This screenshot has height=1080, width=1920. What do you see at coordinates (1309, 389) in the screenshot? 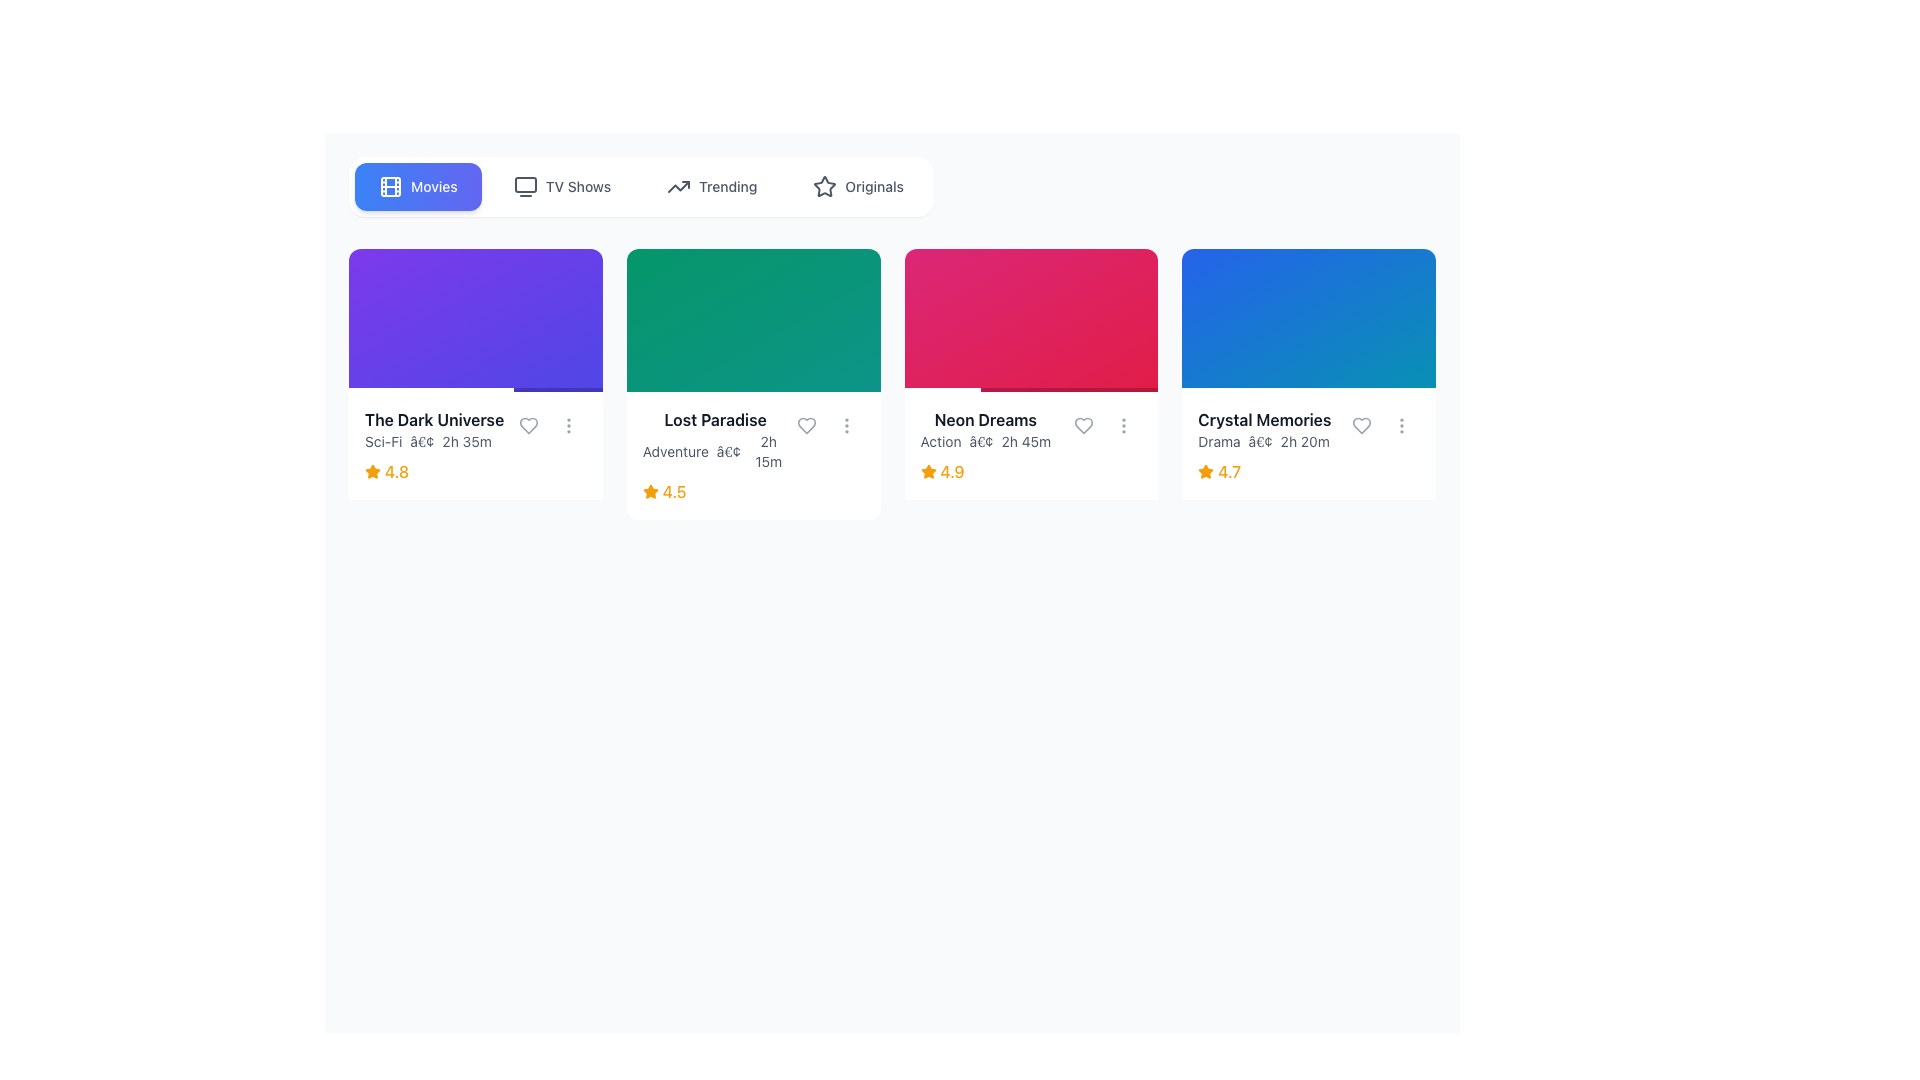
I see `the thin horizontal progress bar located at the bottom of the card section representing the 'Crystal Memories' movie` at bounding box center [1309, 389].